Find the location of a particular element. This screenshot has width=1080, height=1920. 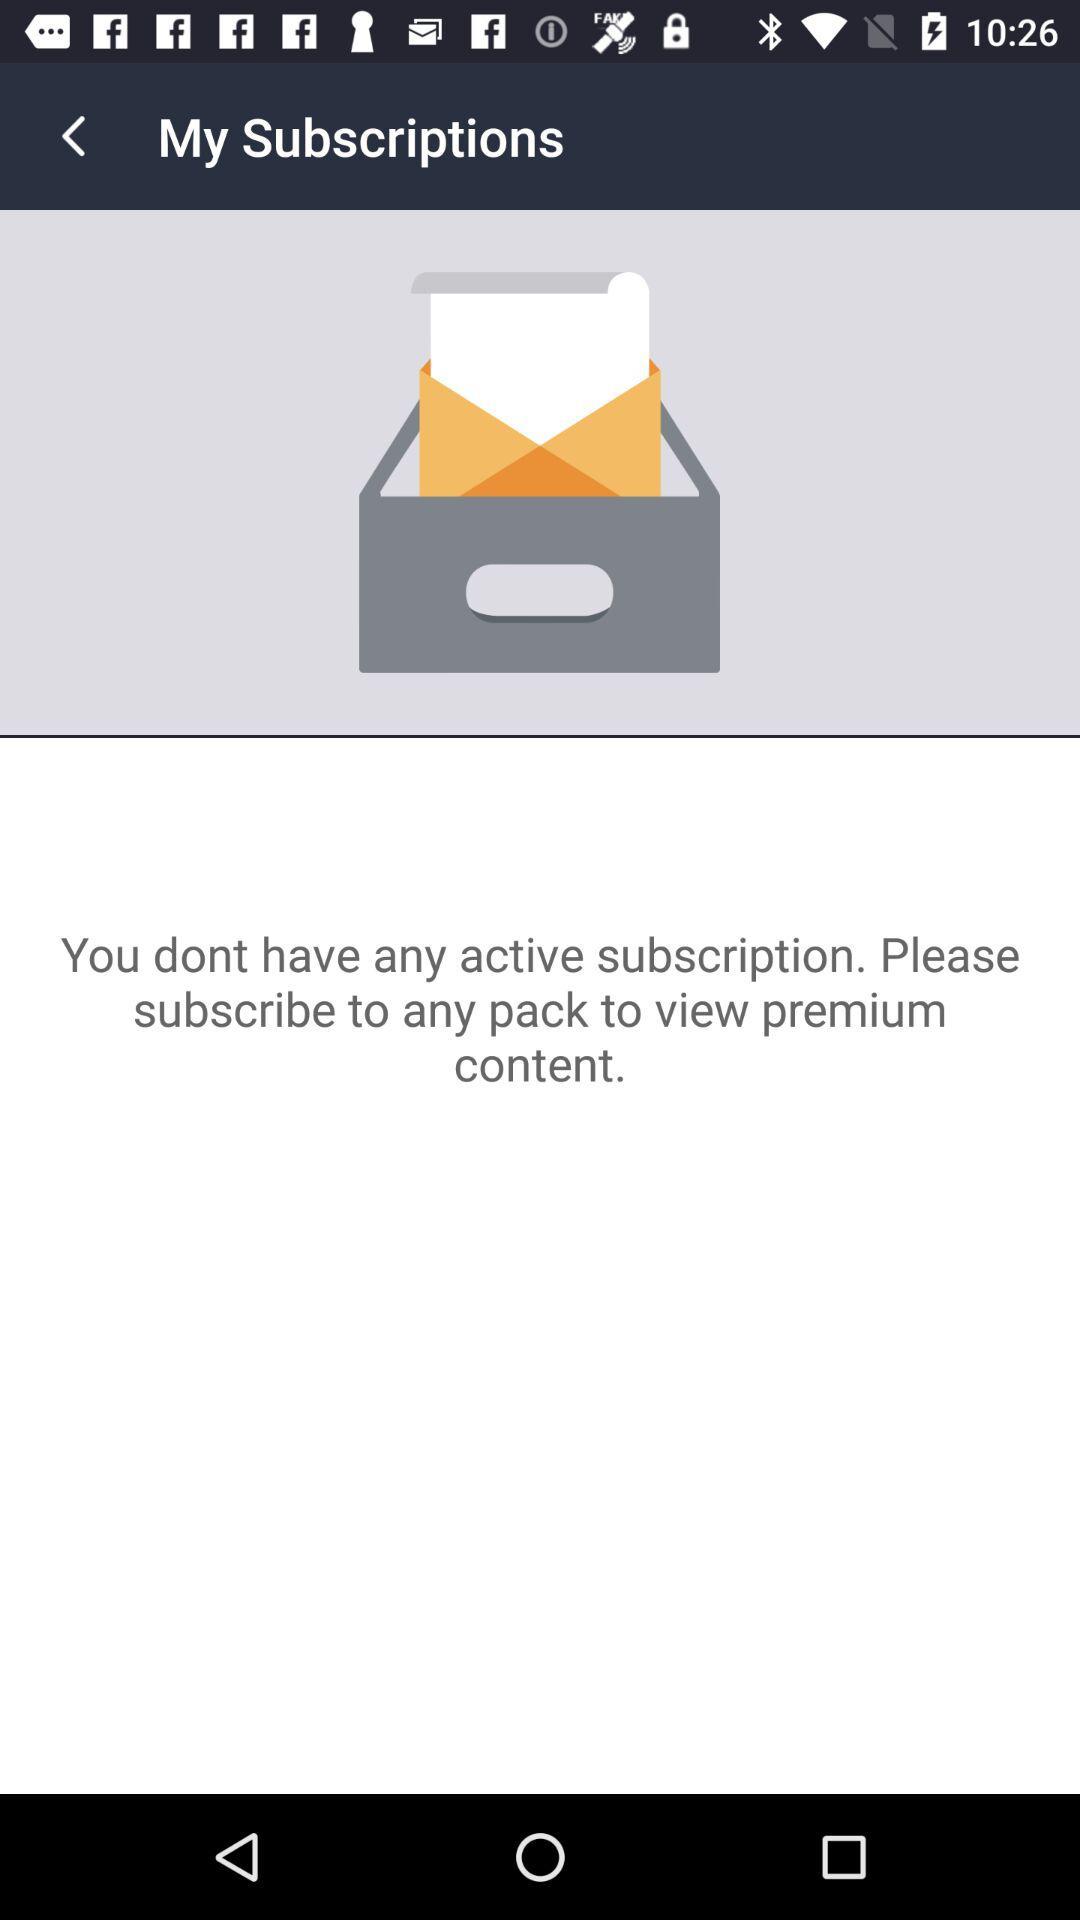

back page arrow is located at coordinates (72, 135).